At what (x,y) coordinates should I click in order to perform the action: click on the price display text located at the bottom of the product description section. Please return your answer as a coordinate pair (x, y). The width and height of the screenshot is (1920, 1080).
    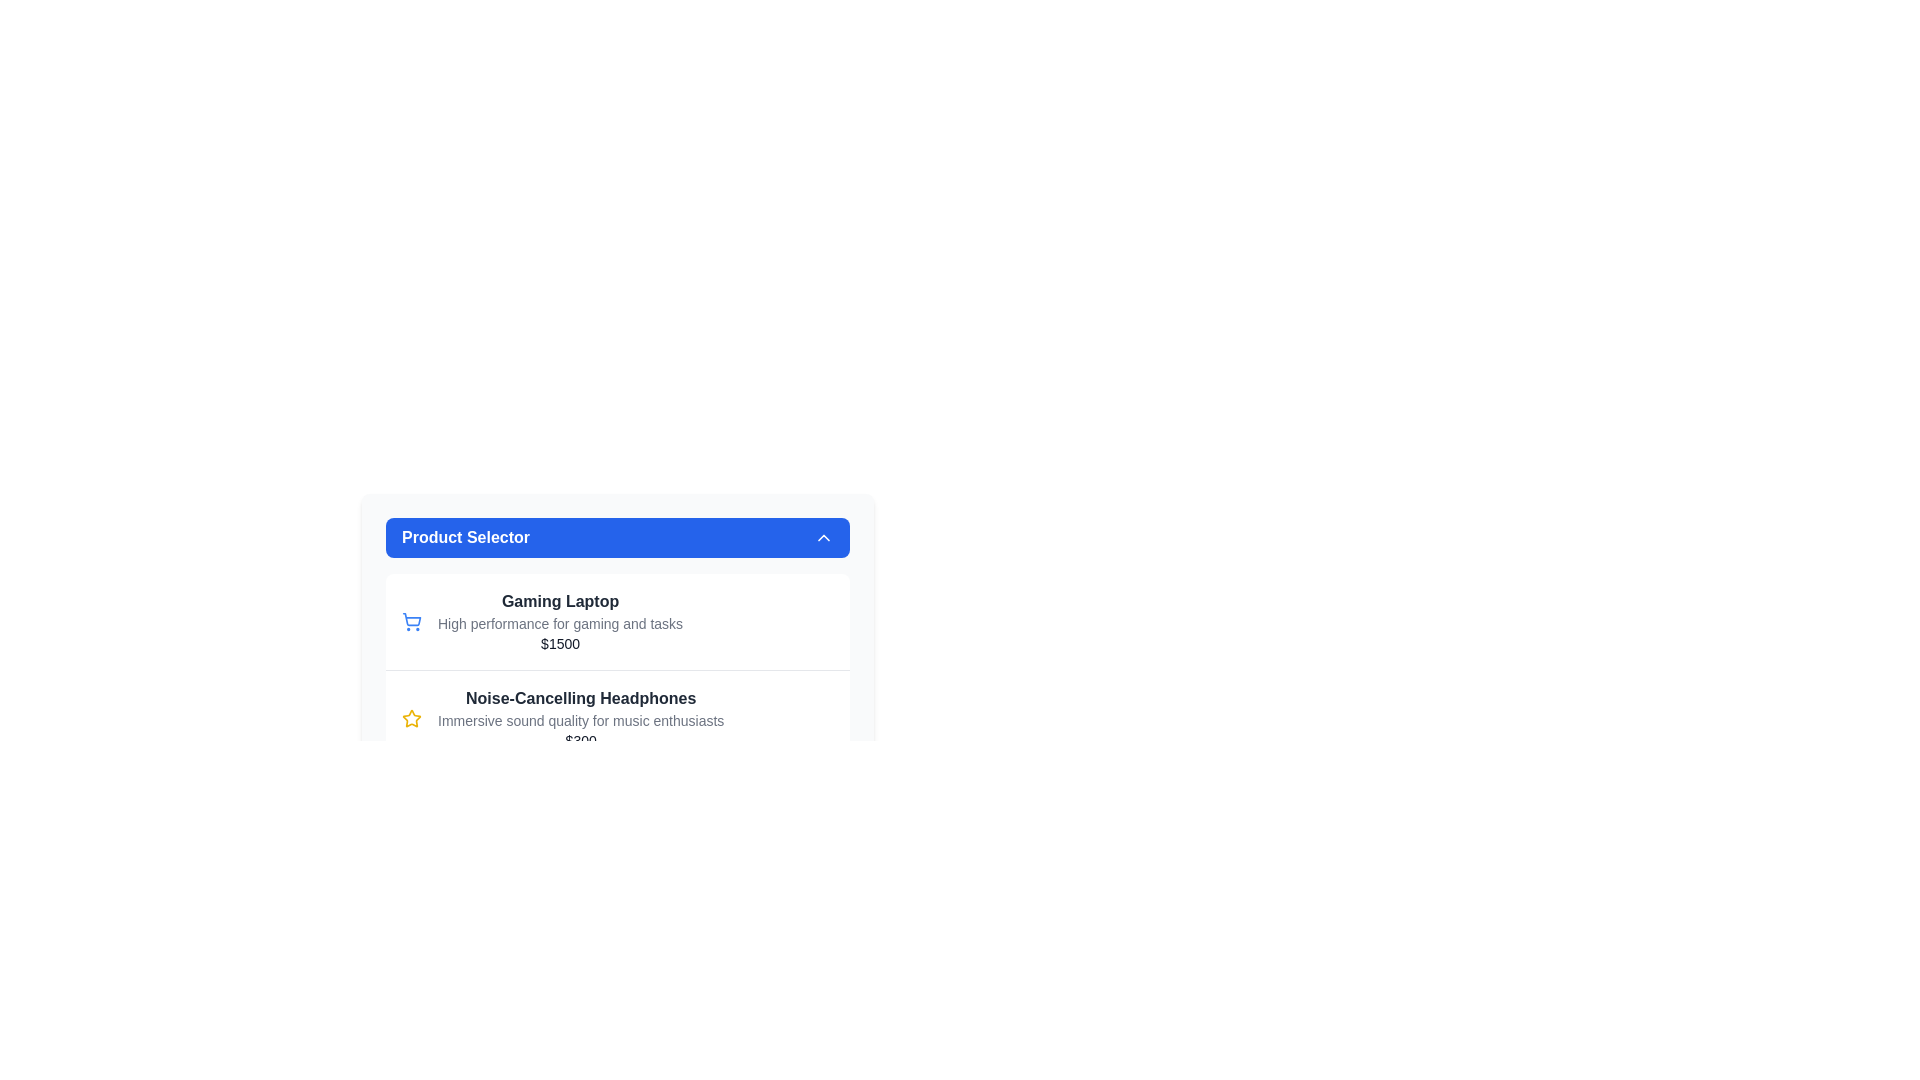
    Looking at the image, I should click on (560, 644).